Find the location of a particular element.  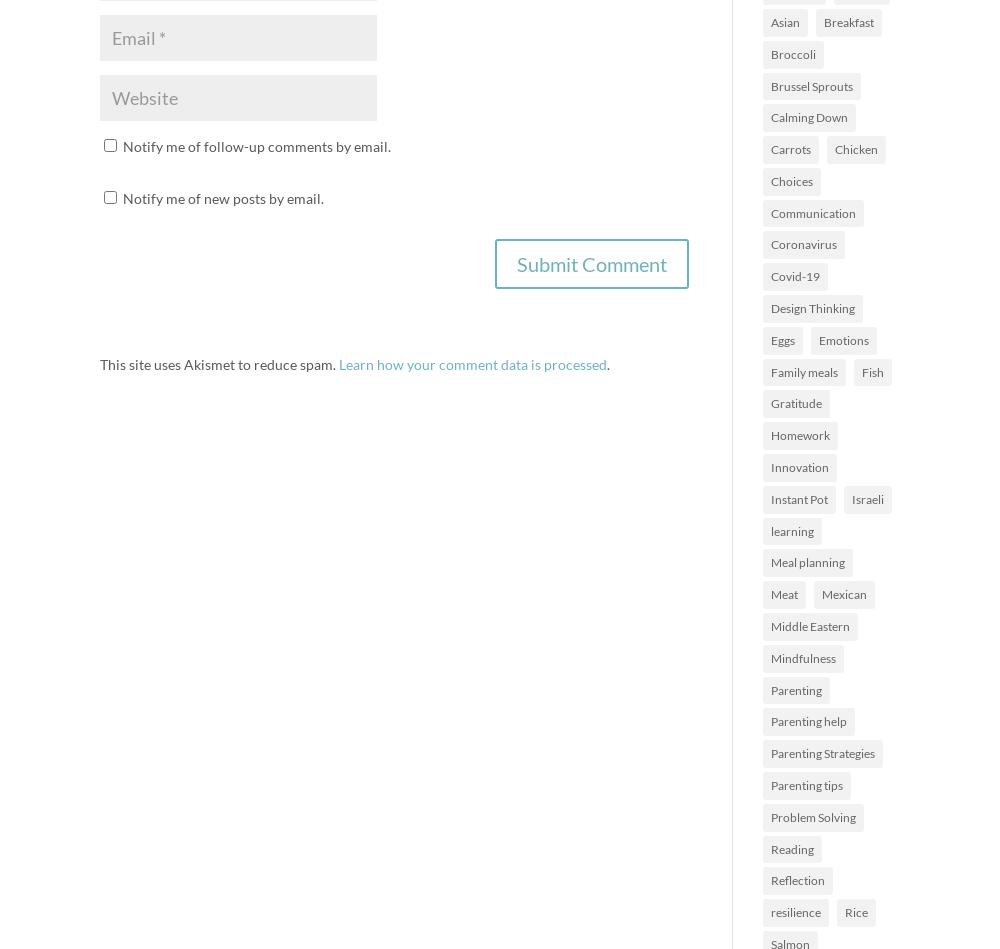

'Innovation' is located at coordinates (800, 467).